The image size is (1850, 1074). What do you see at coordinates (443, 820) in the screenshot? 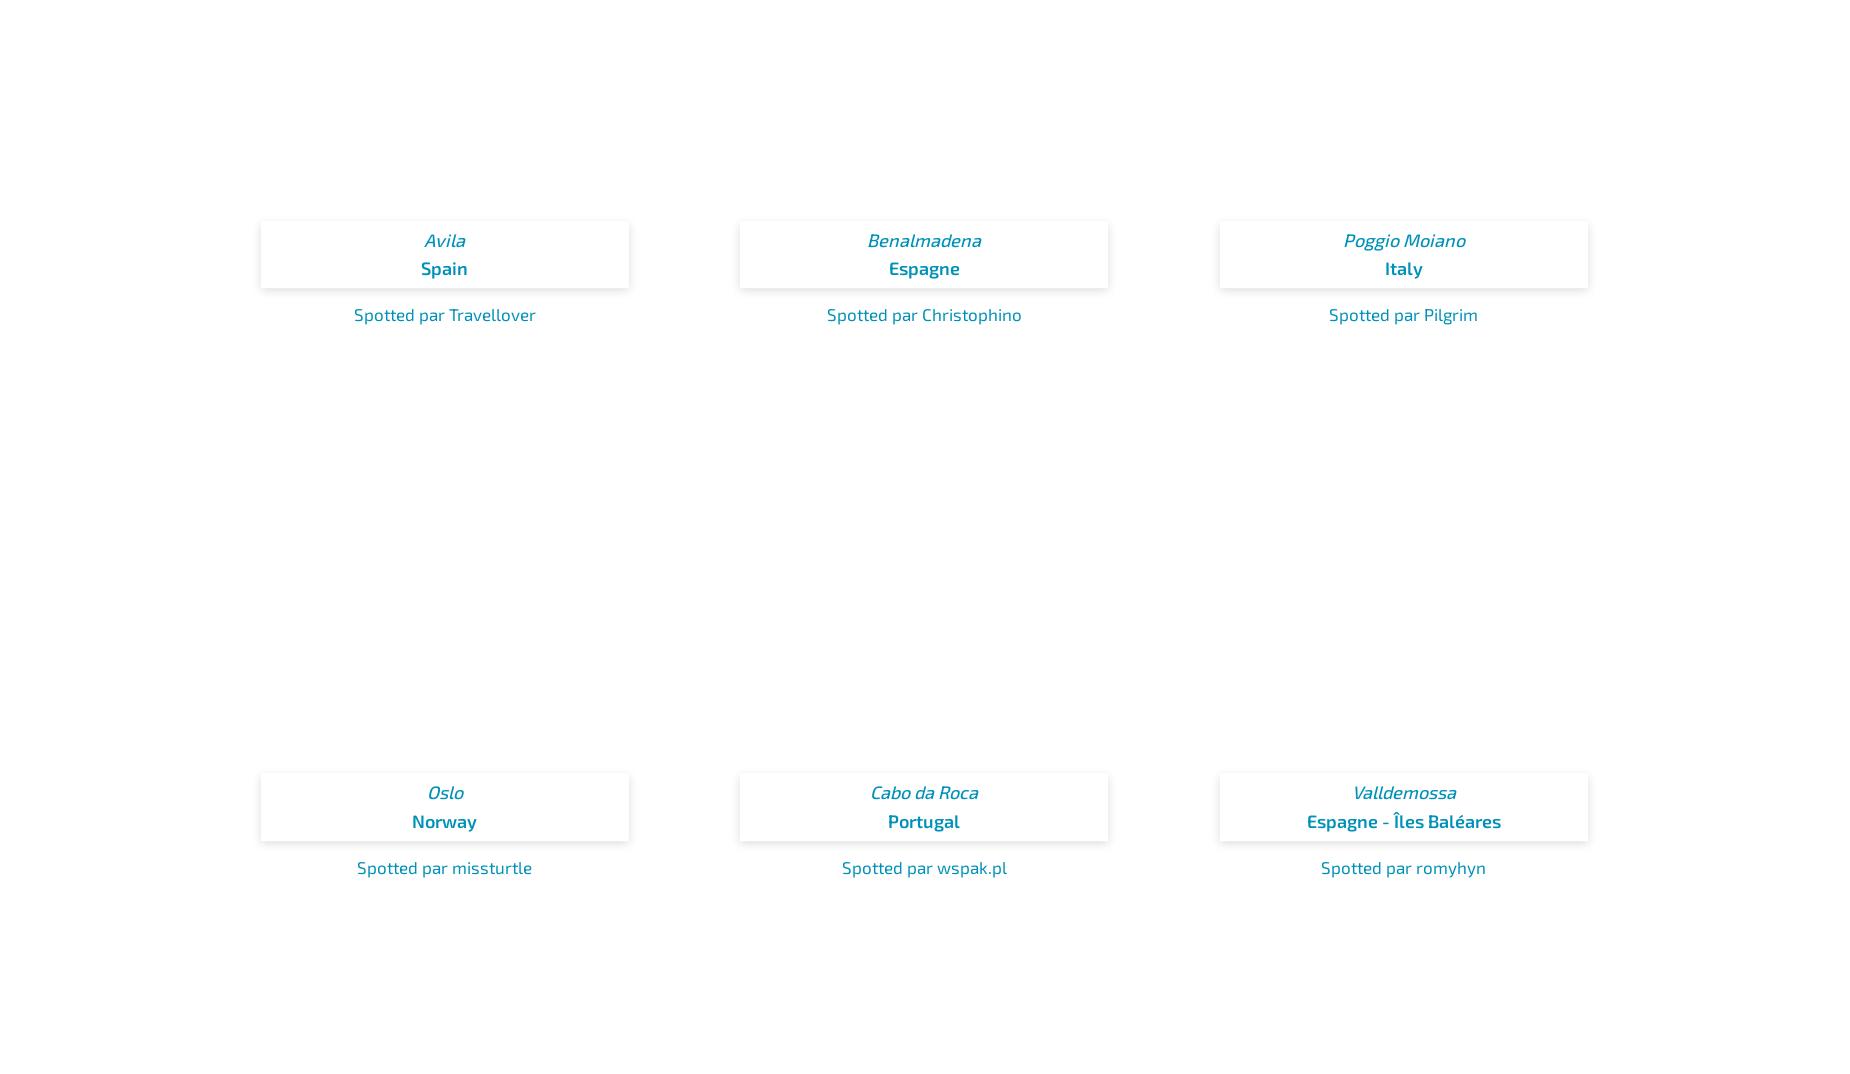
I see `'Norway'` at bounding box center [443, 820].